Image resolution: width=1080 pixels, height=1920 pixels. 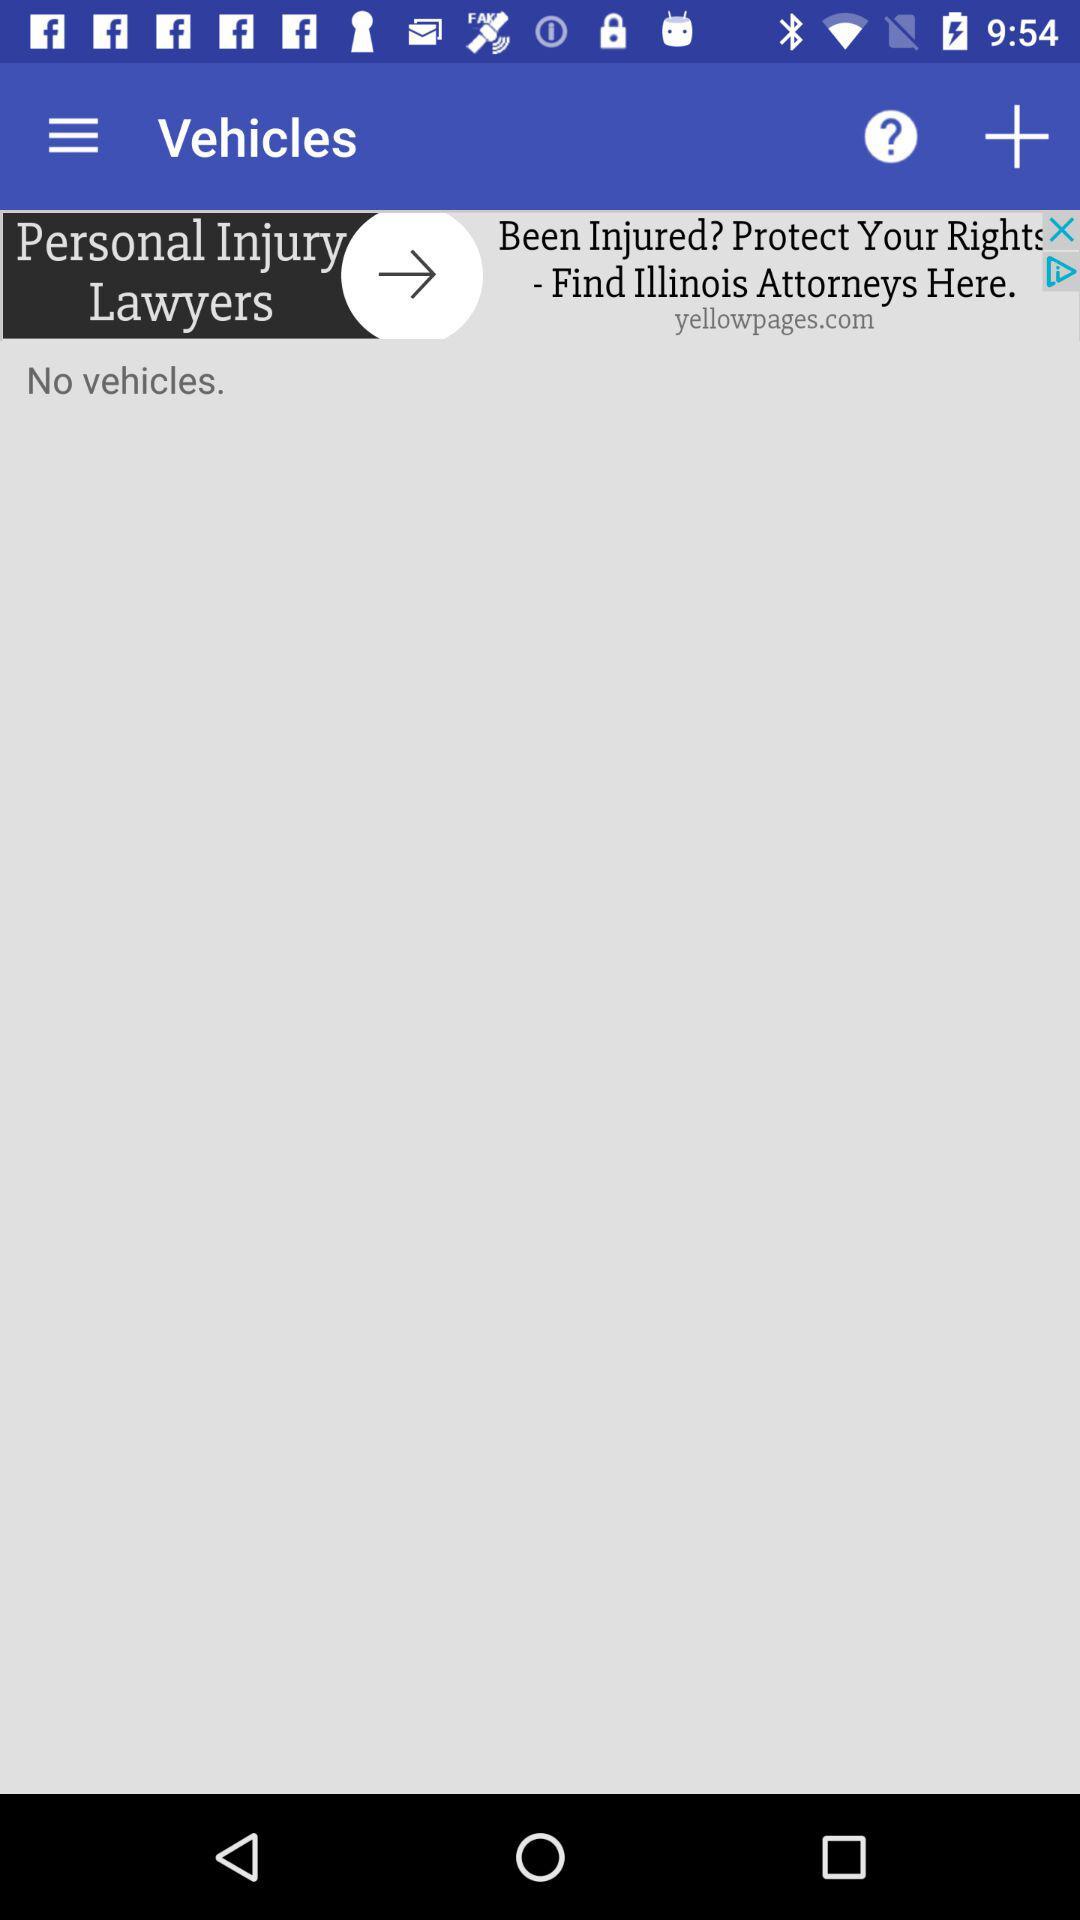 What do you see at coordinates (890, 135) in the screenshot?
I see `see help` at bounding box center [890, 135].